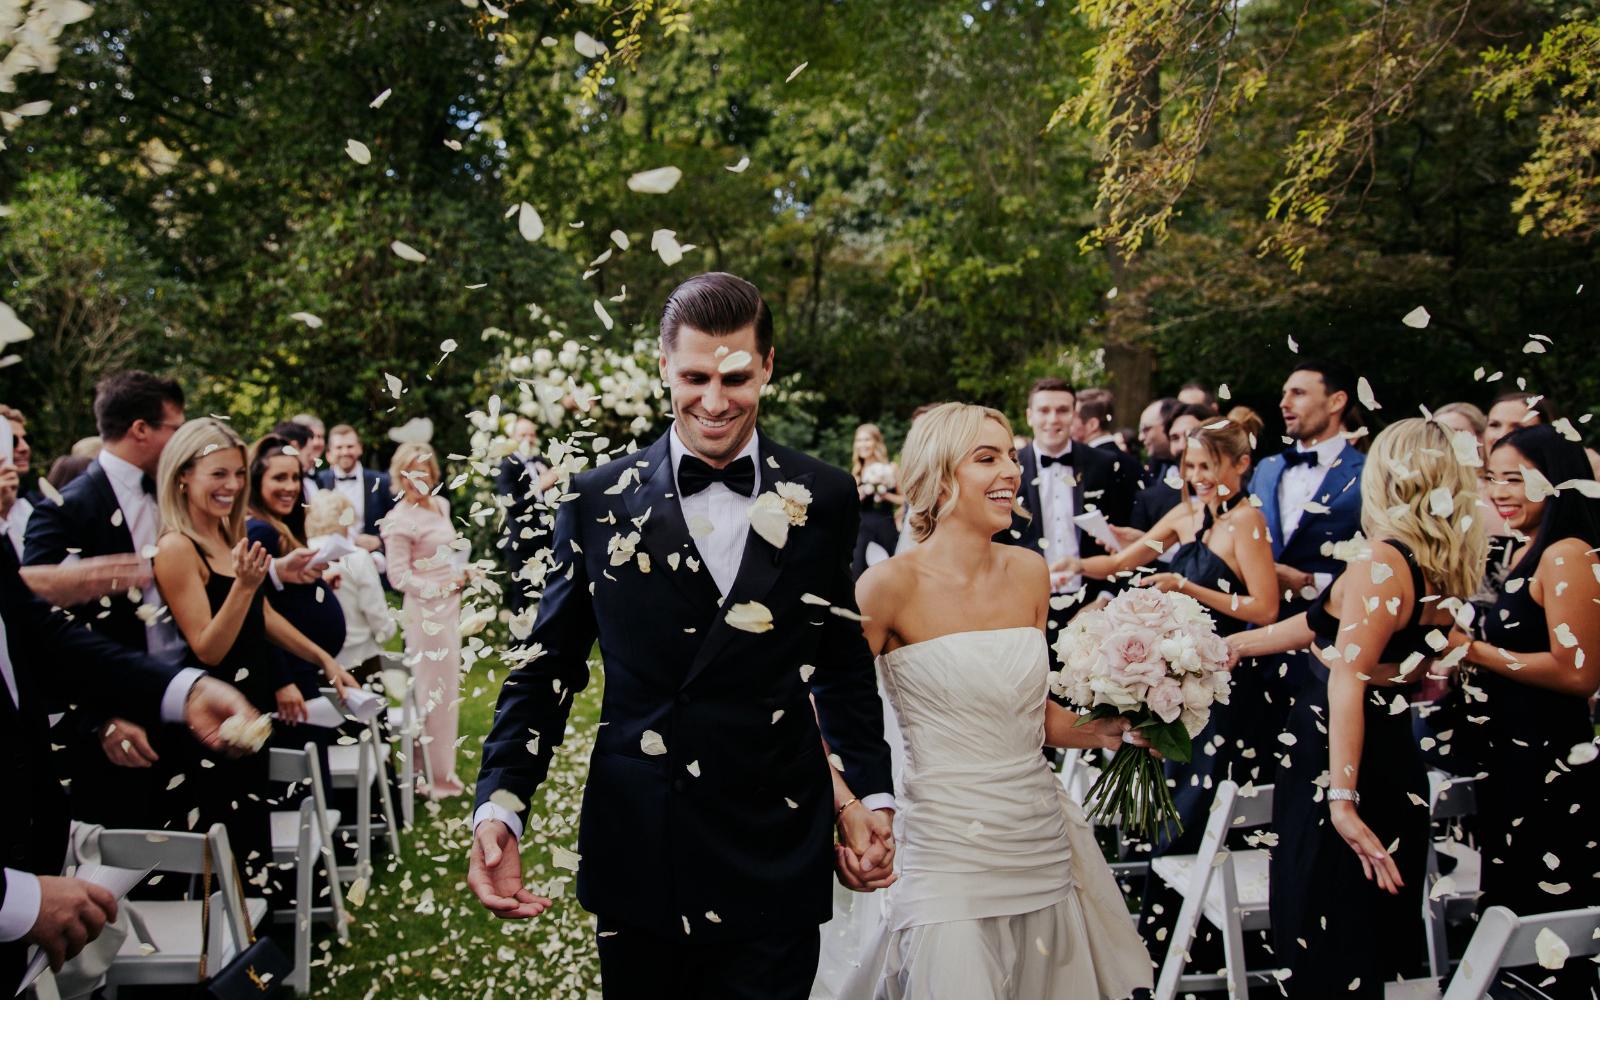  Describe the element at coordinates (1470, 163) in the screenshot. I see `'Contact'` at that location.